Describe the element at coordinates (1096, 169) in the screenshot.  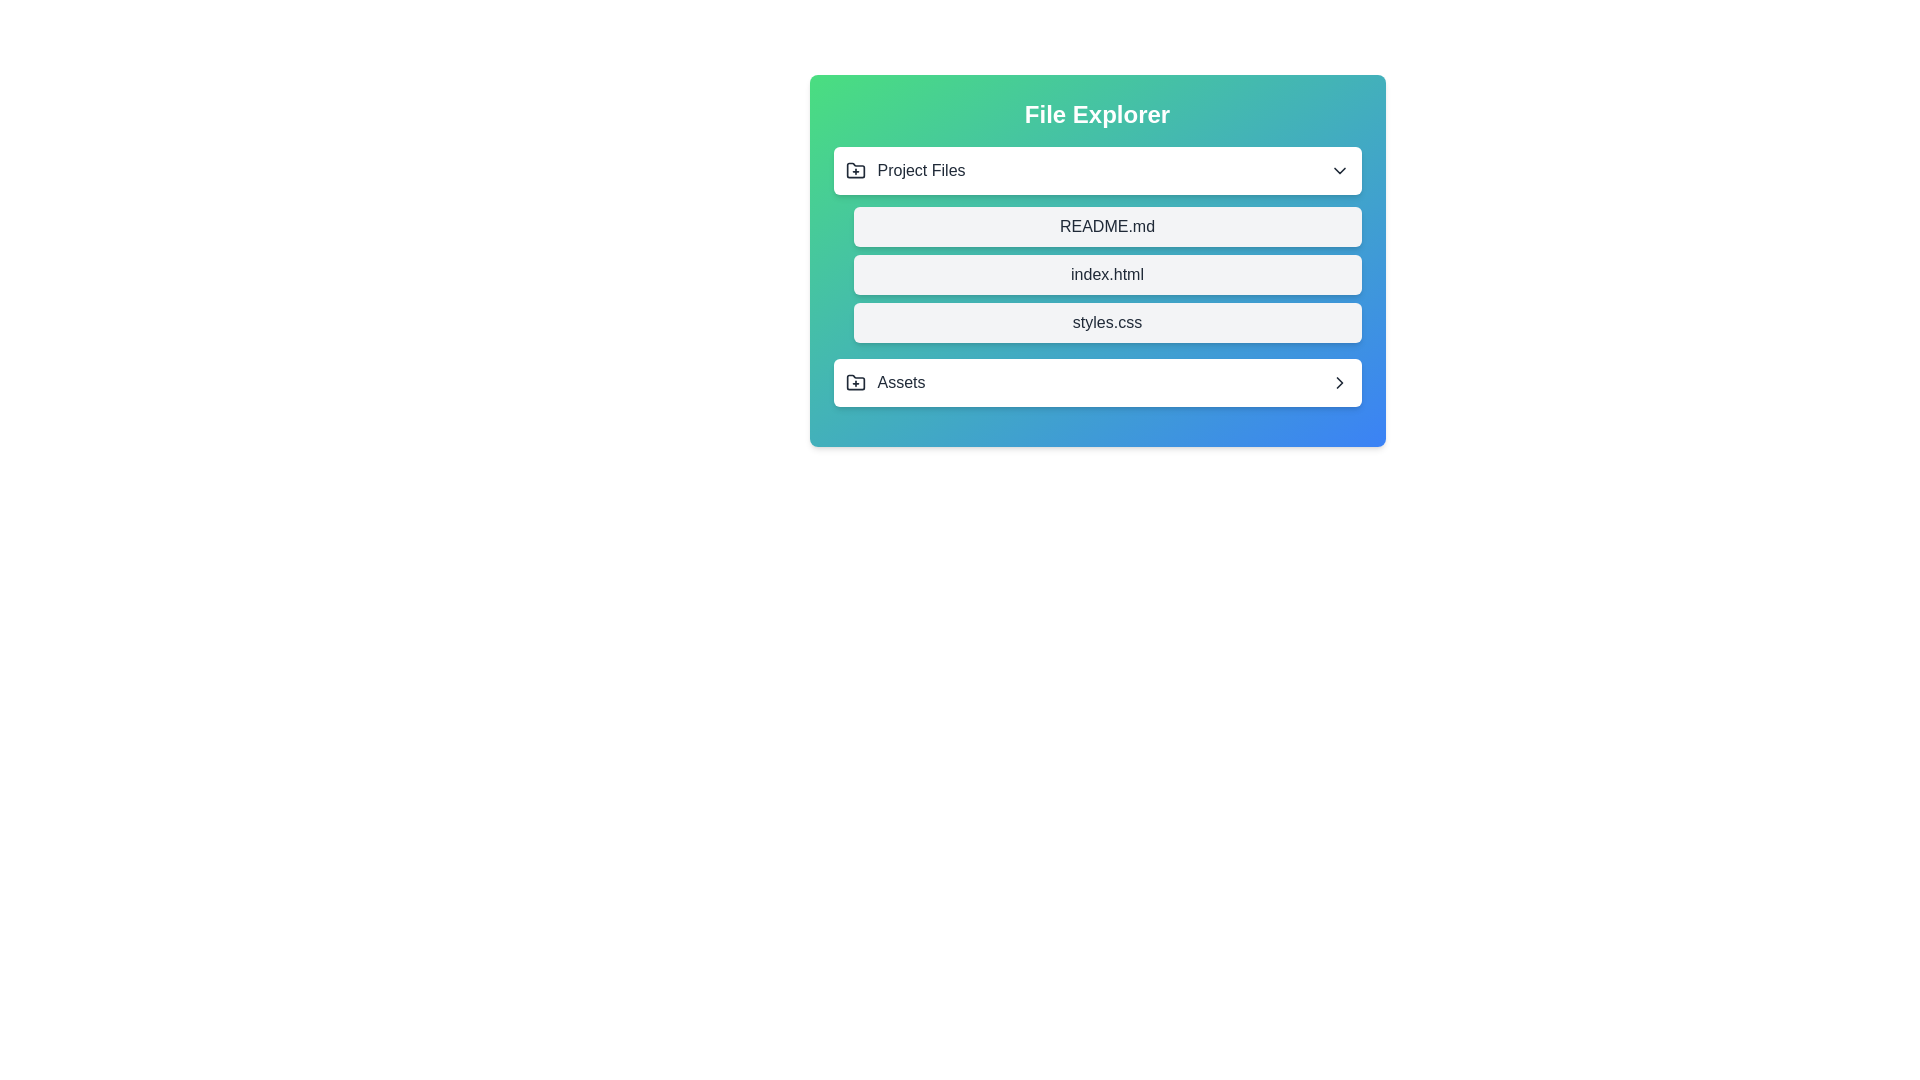
I see `the folder representation located at the top of the file list in the 'File Explorer' interface` at that location.